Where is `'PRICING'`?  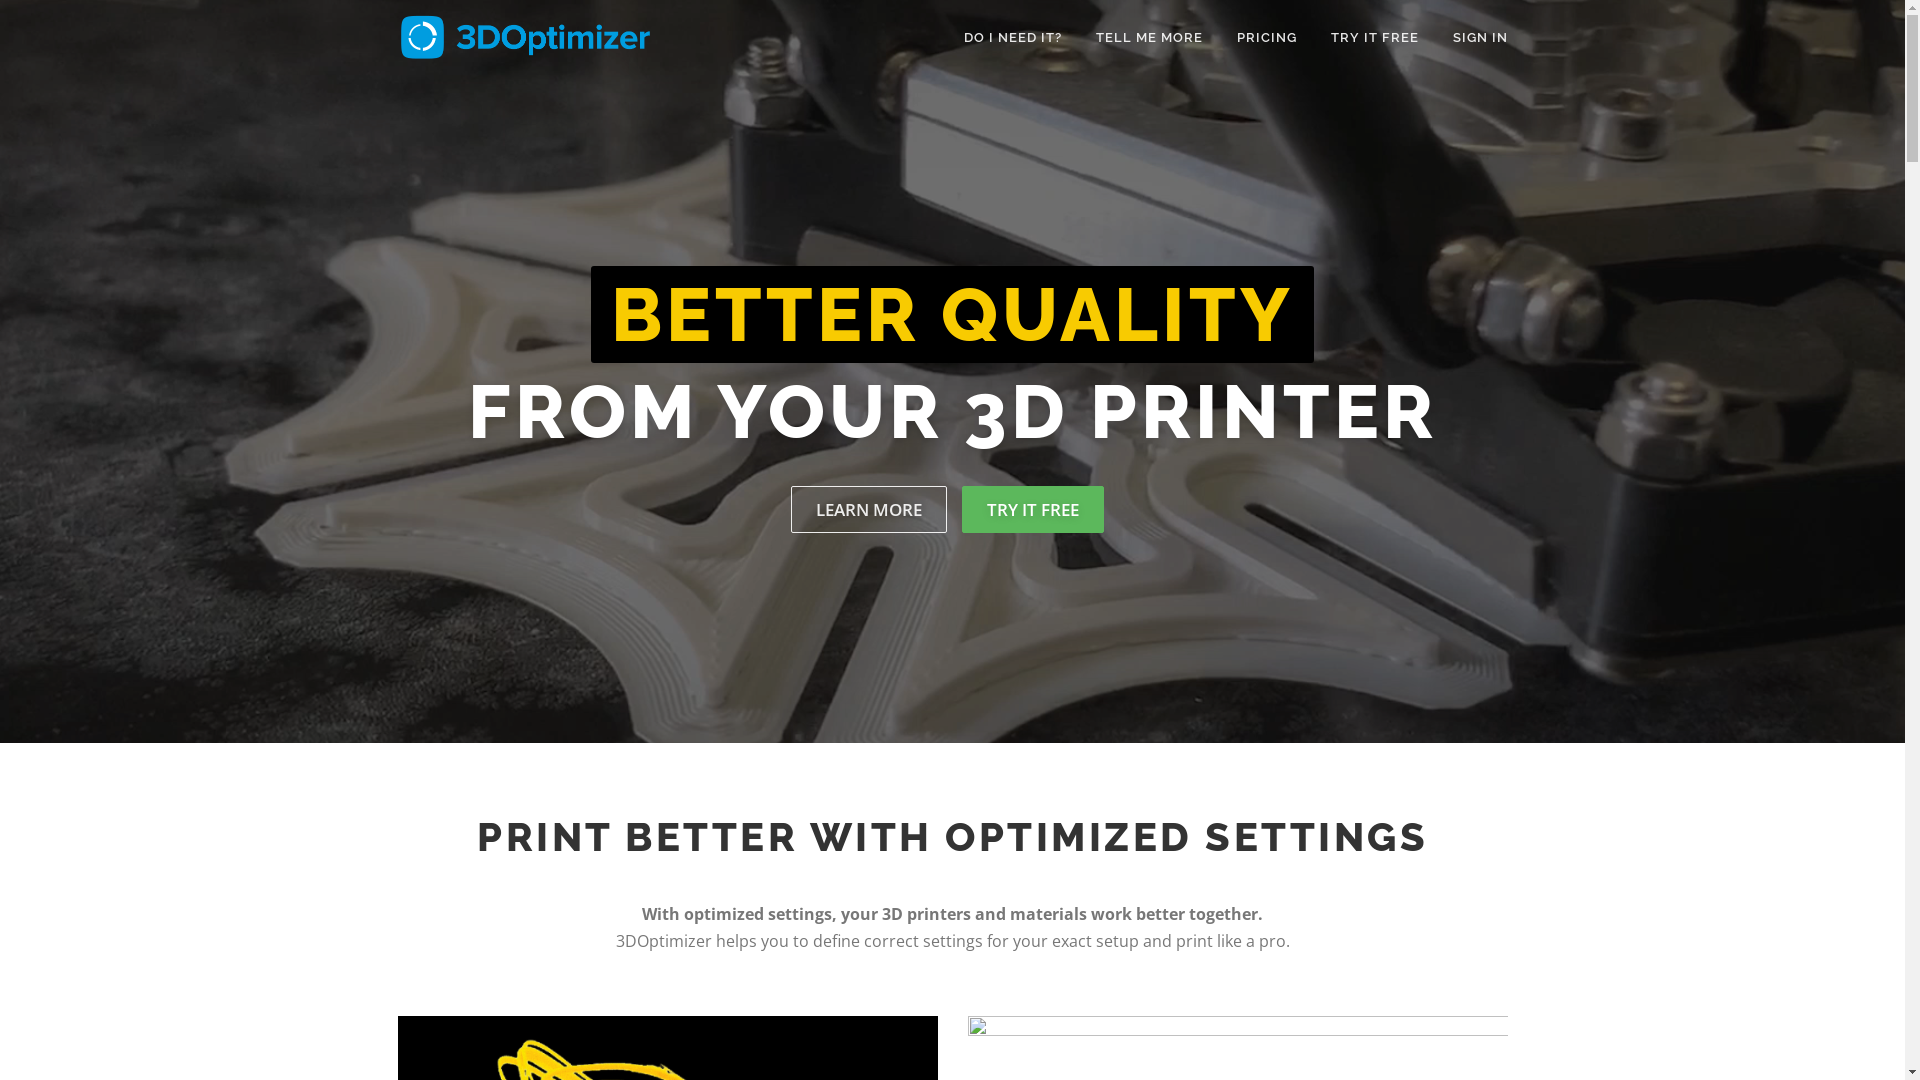 'PRICING' is located at coordinates (1266, 37).